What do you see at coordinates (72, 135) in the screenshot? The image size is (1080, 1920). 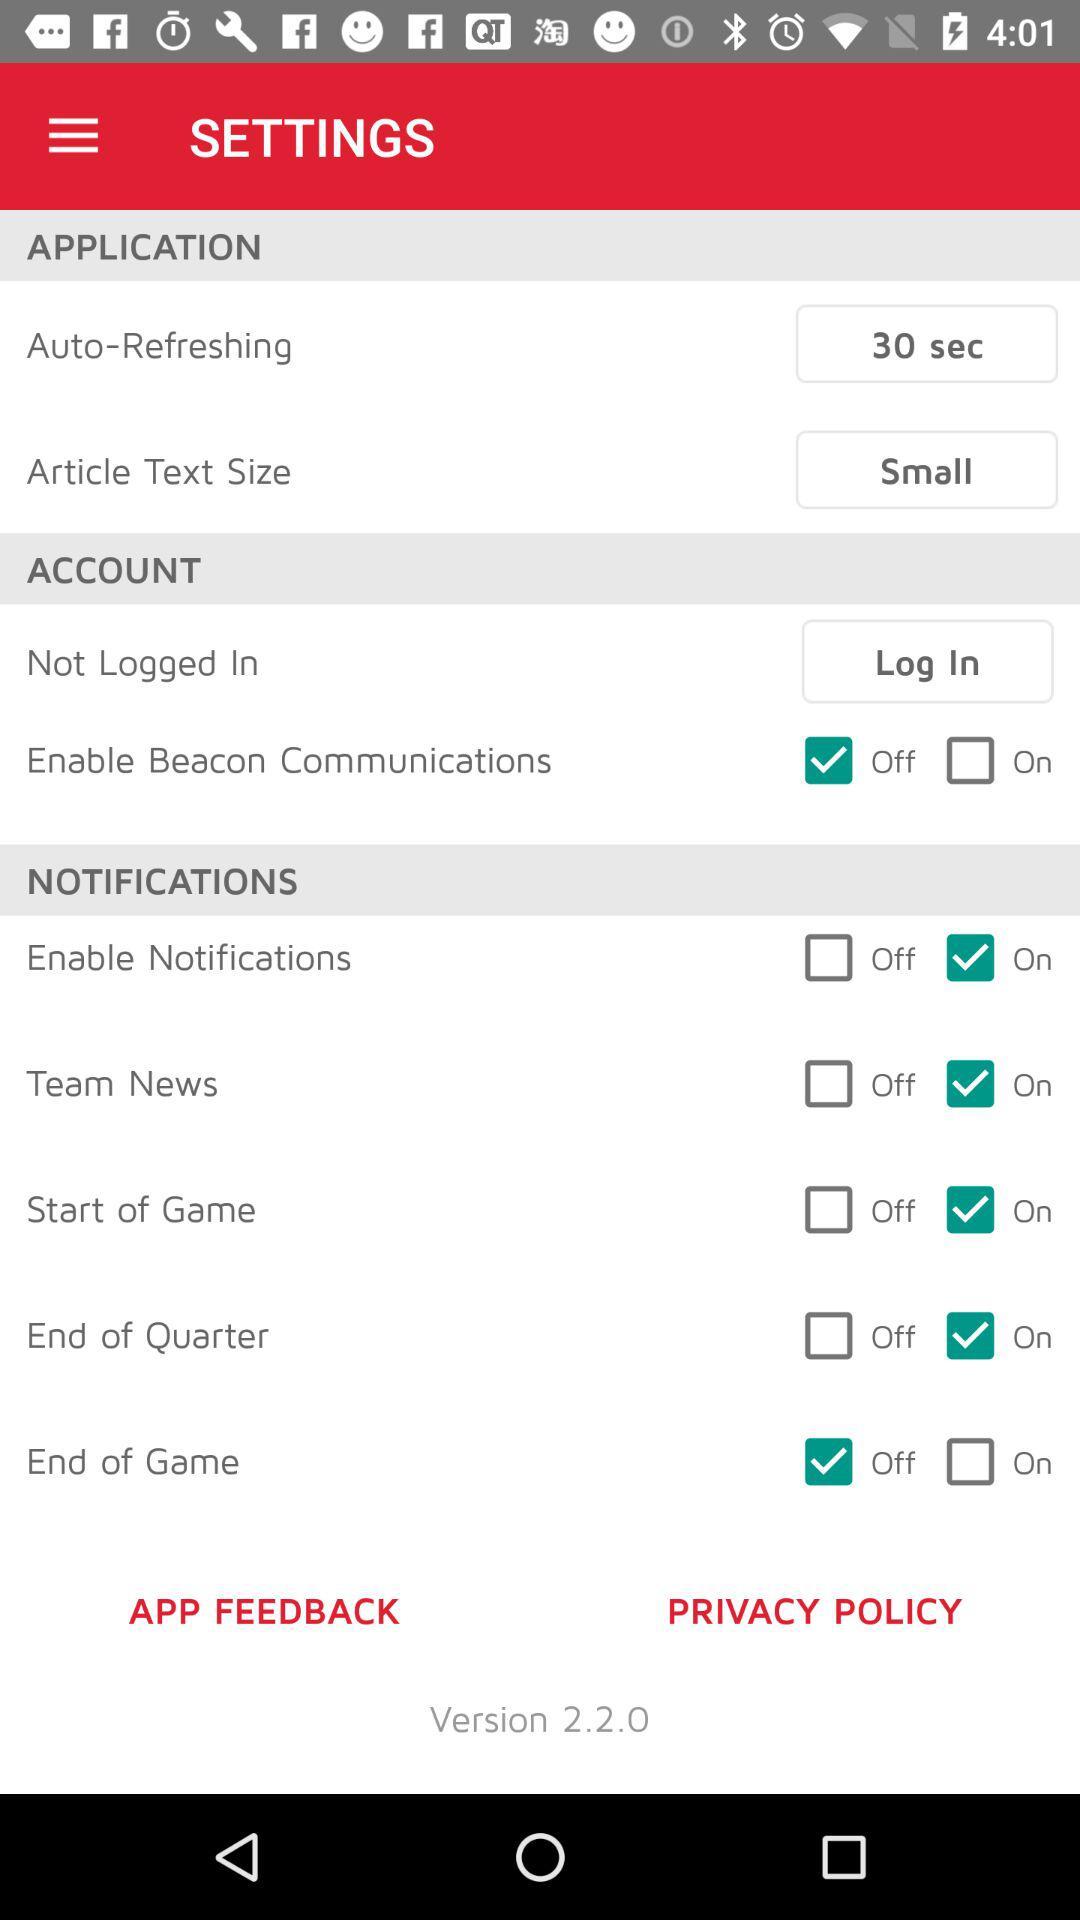 I see `icon to the left of the settings item` at bounding box center [72, 135].